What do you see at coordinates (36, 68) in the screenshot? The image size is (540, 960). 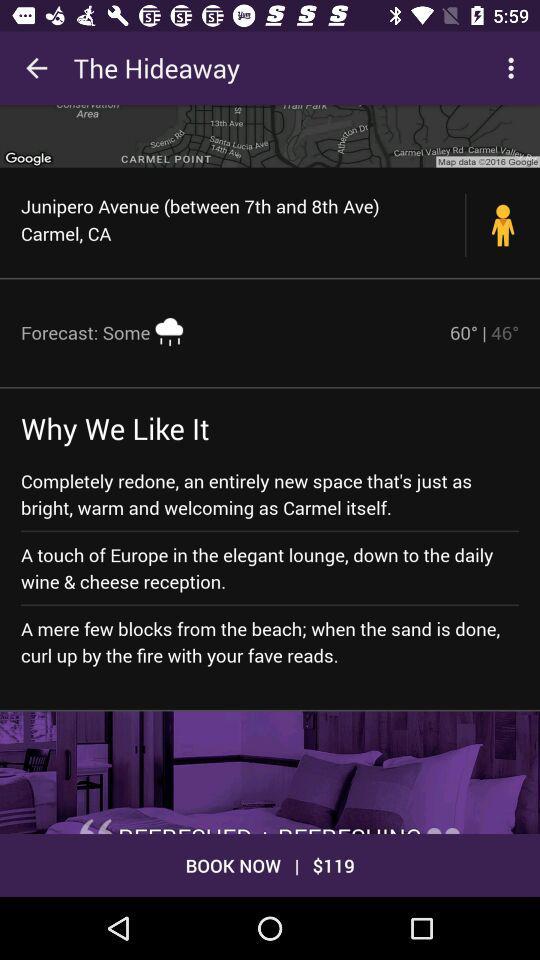 I see `icon to the left of the hideaway` at bounding box center [36, 68].